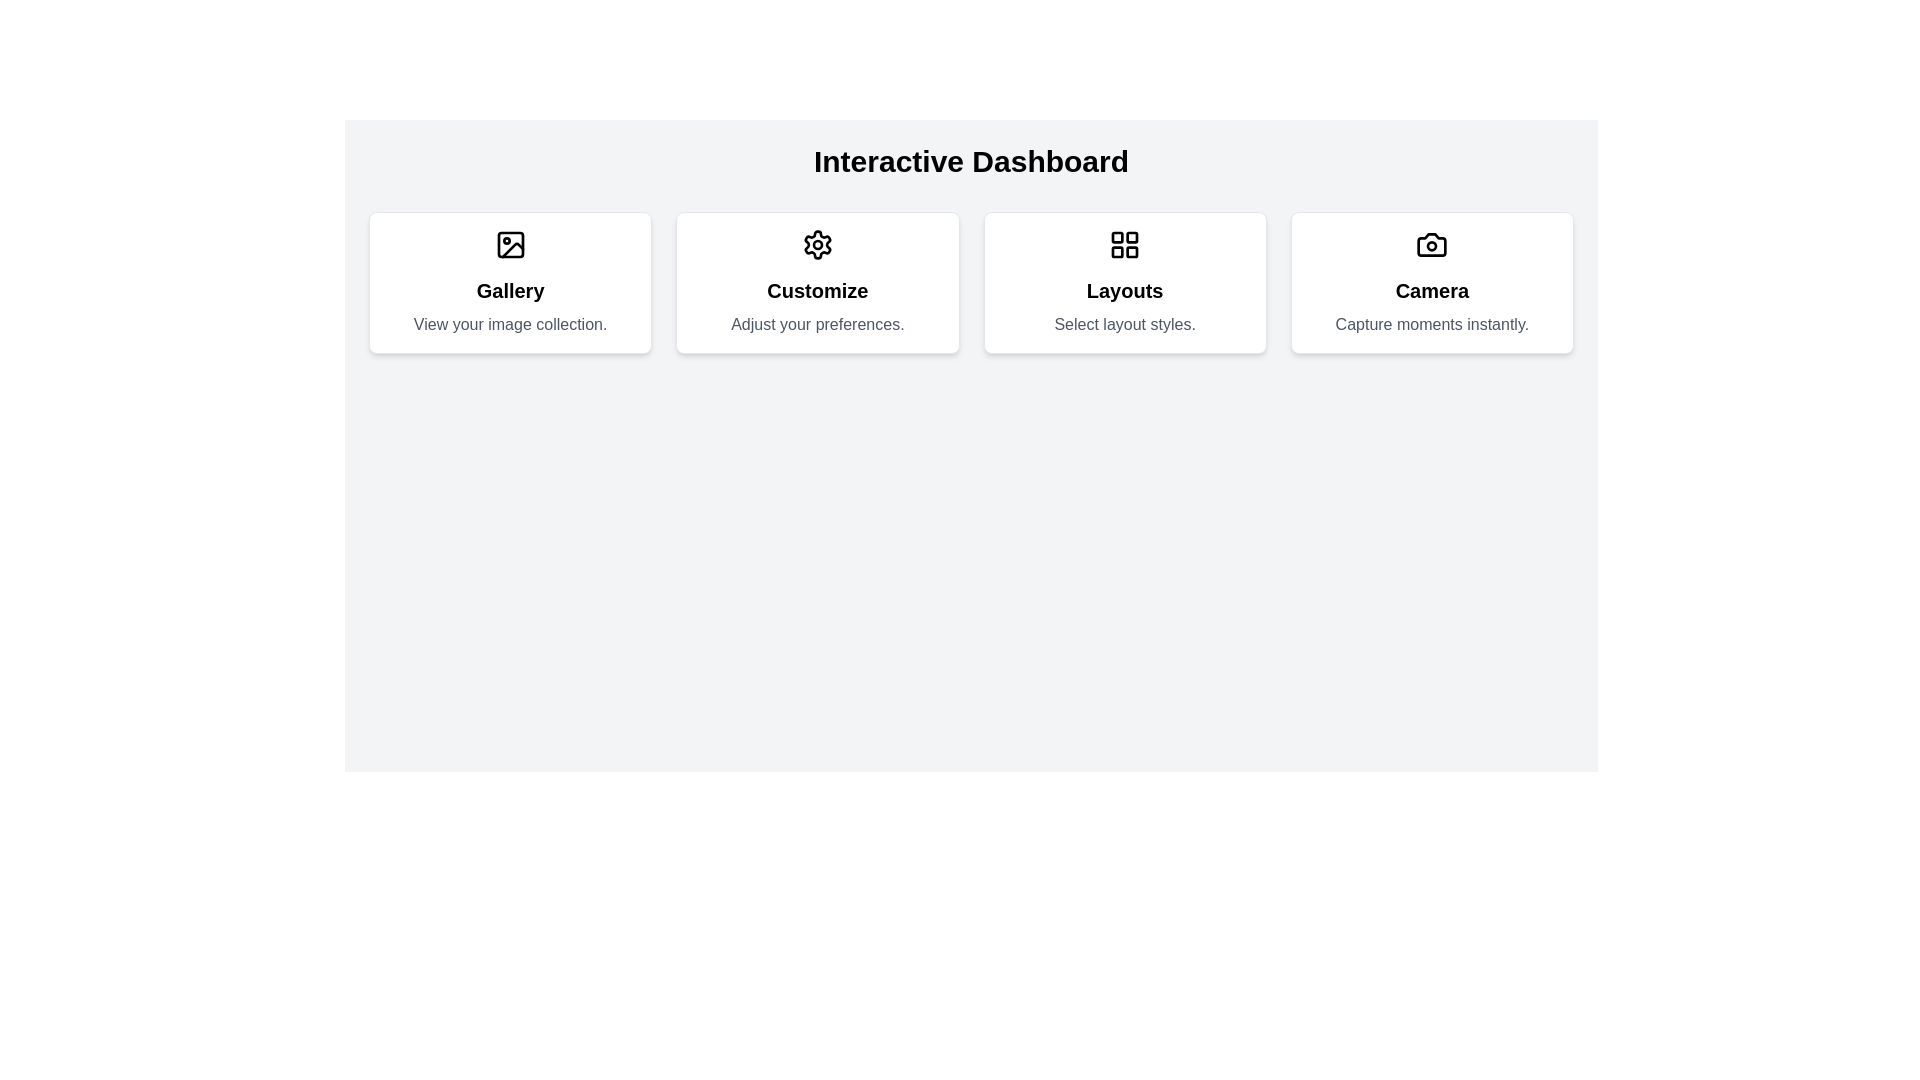 This screenshot has height=1080, width=1920. What do you see at coordinates (510, 244) in the screenshot?
I see `the SVG shape representing the rectangular frame with rounded corners, which is part of the picture frame icon located above the 'Gallery' text in the leftmost card on the dashboard` at bounding box center [510, 244].